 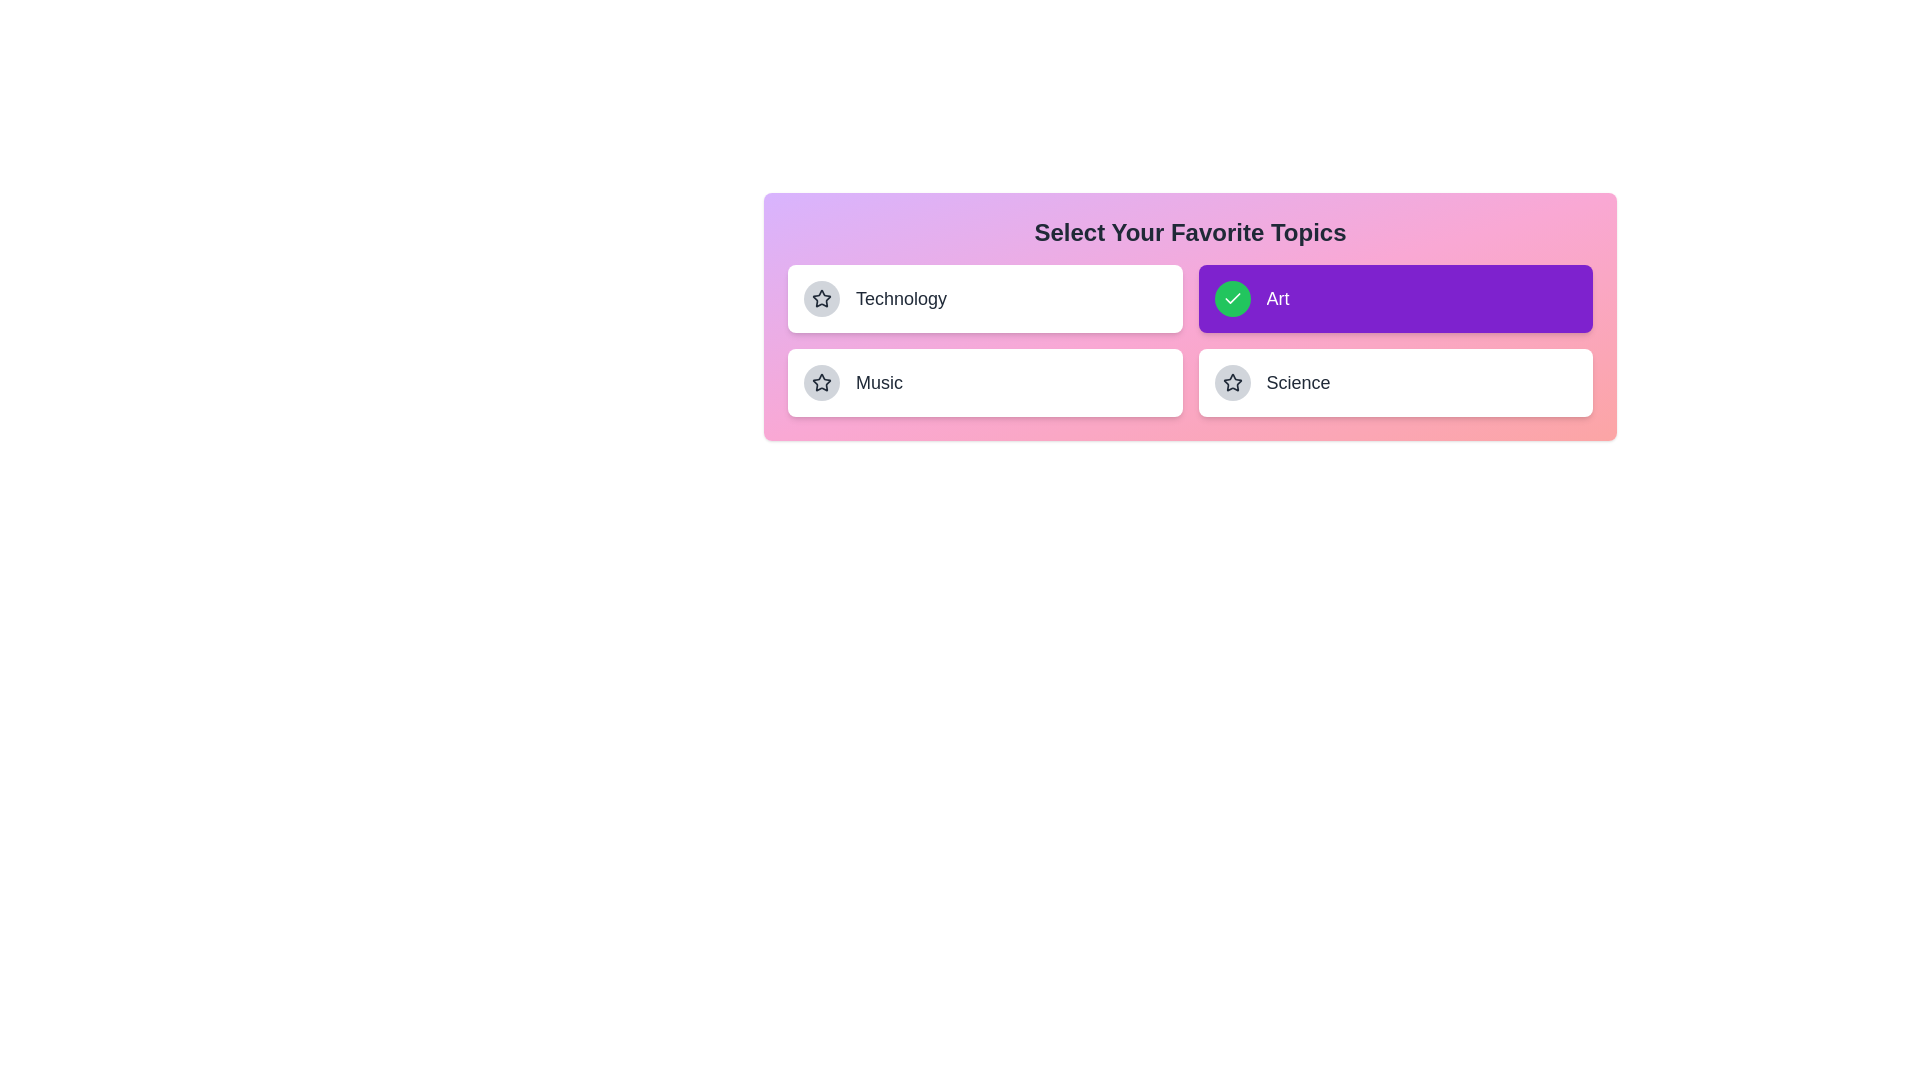 I want to click on the topic Technology, so click(x=985, y=299).